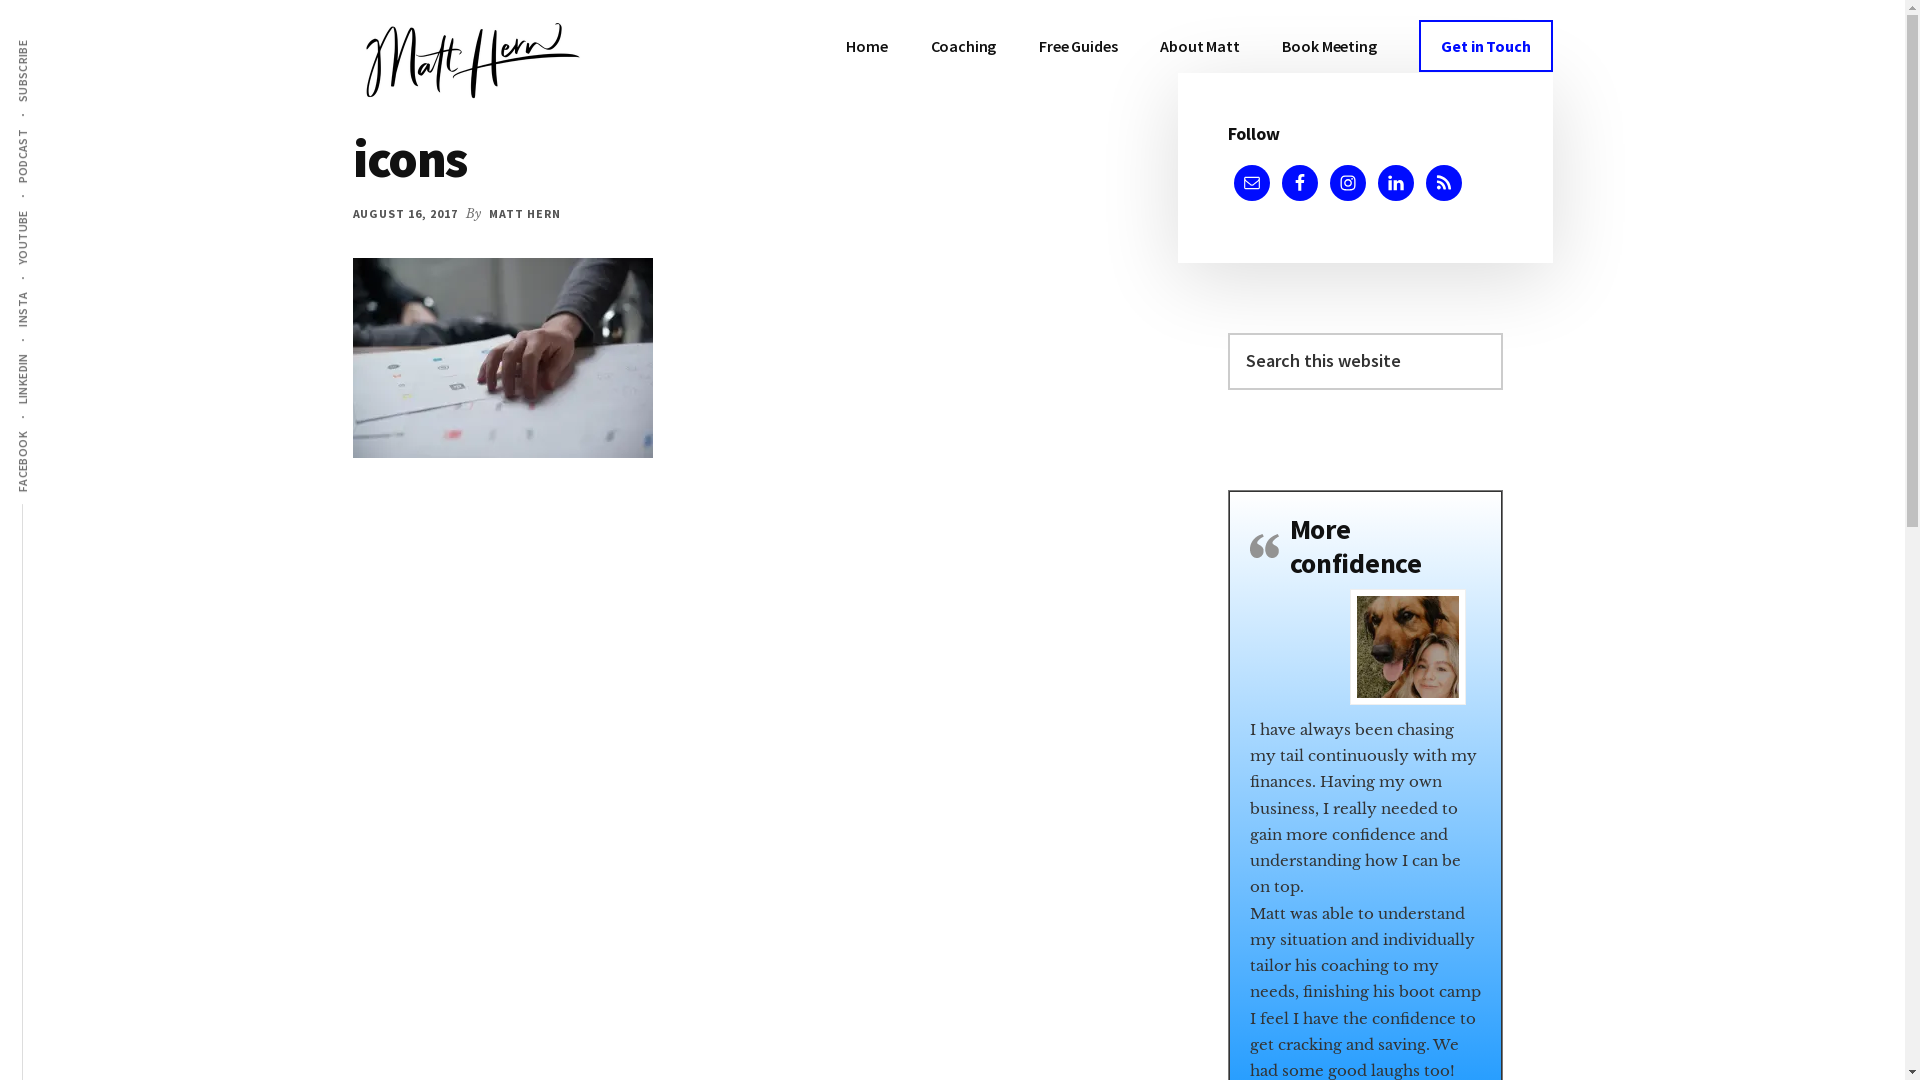 The height and width of the screenshot is (1080, 1920). What do you see at coordinates (54, 38) in the screenshot?
I see `'SUBSCRIBE'` at bounding box center [54, 38].